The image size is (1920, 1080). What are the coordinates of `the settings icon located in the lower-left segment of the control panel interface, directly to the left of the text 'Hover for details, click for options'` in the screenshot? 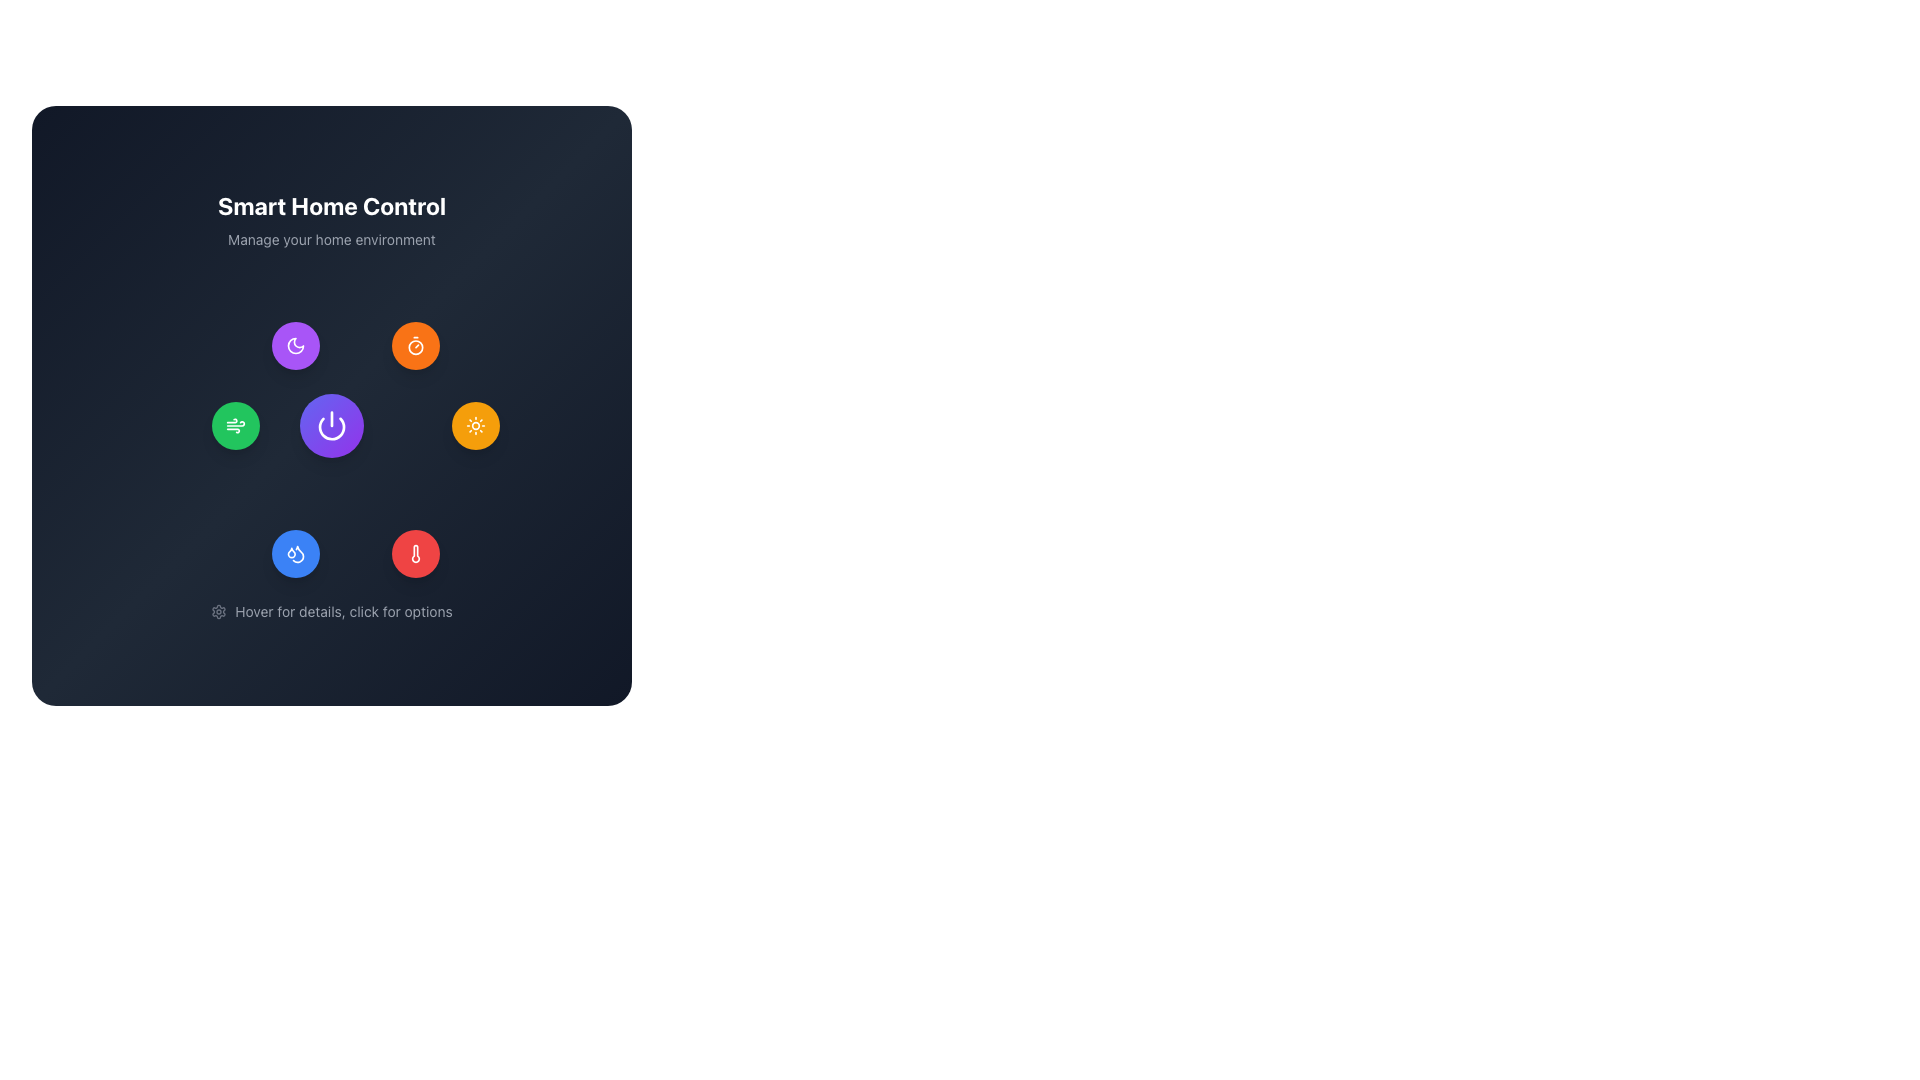 It's located at (219, 611).